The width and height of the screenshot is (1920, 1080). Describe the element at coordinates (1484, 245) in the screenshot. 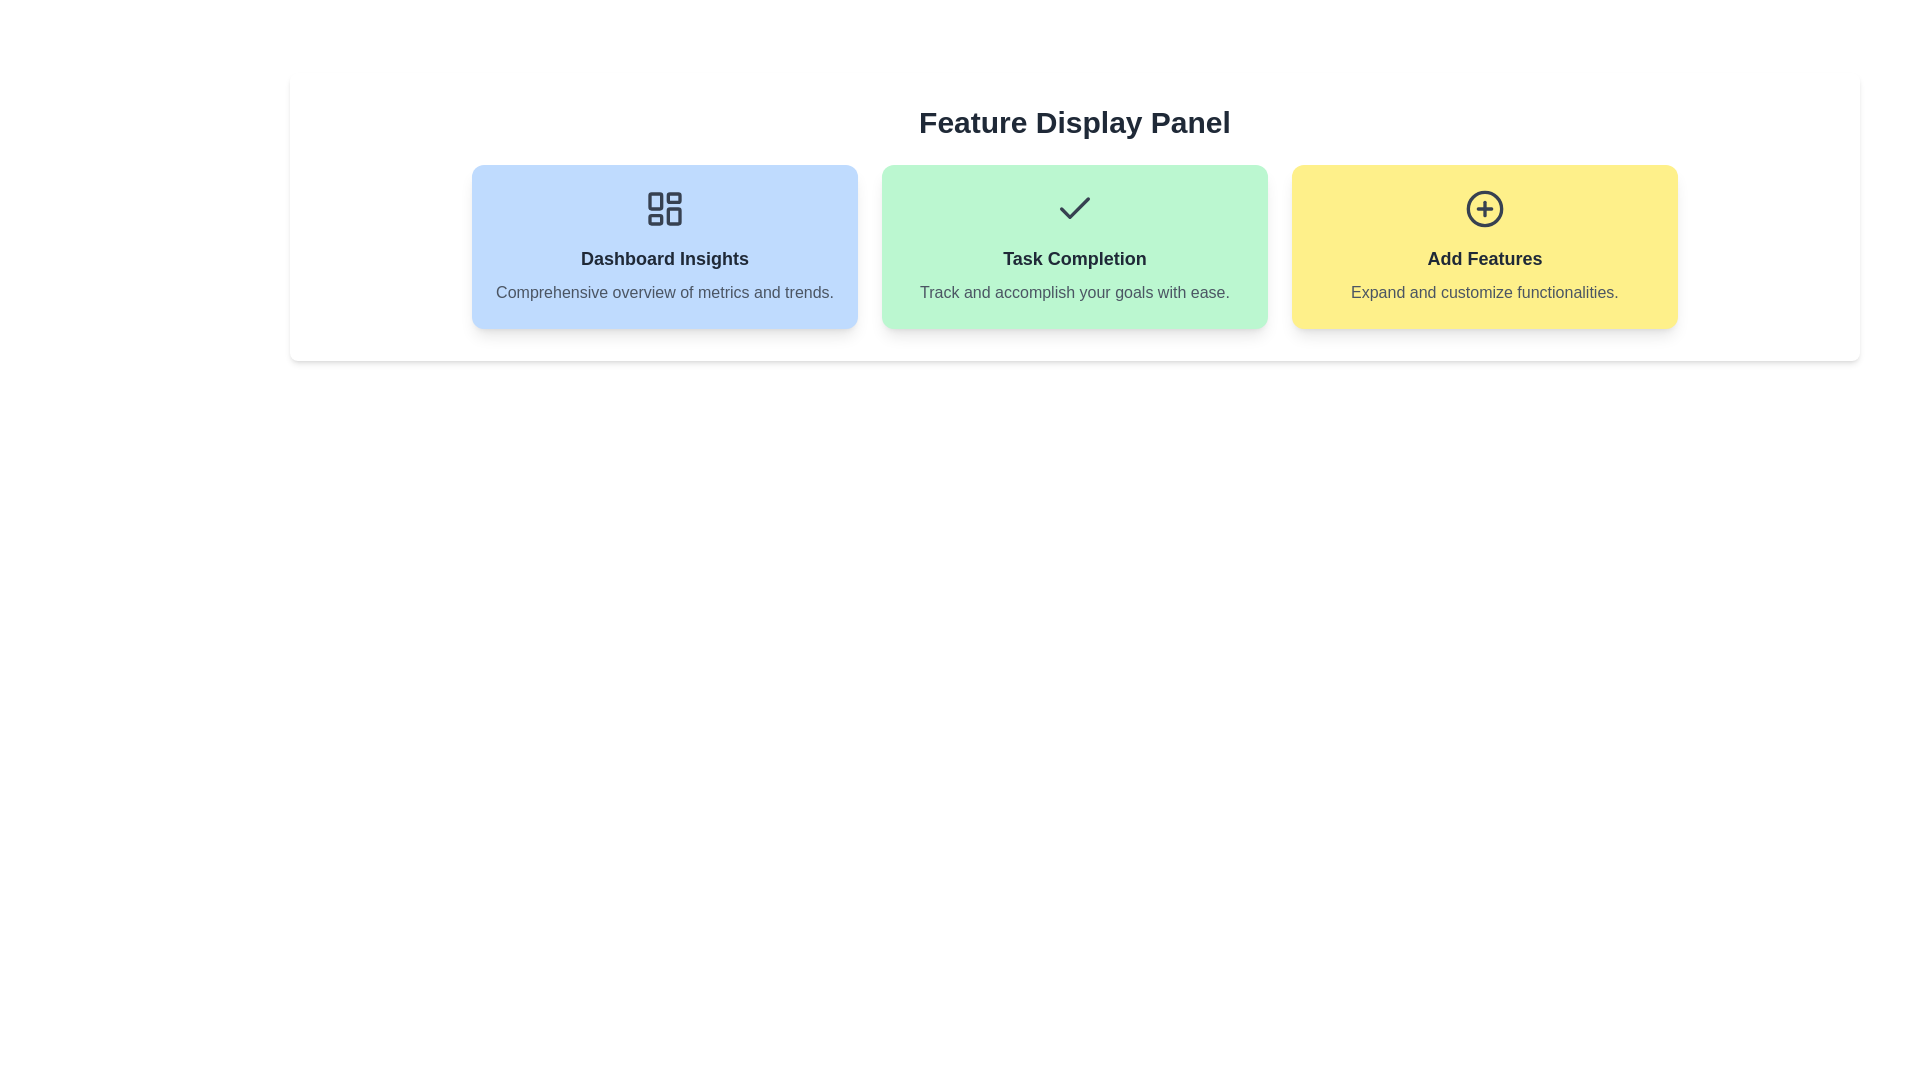

I see `the Informational card, which is the third card in a row of three, positioned on the far right side, likely serving as a promotional or informational item` at that location.